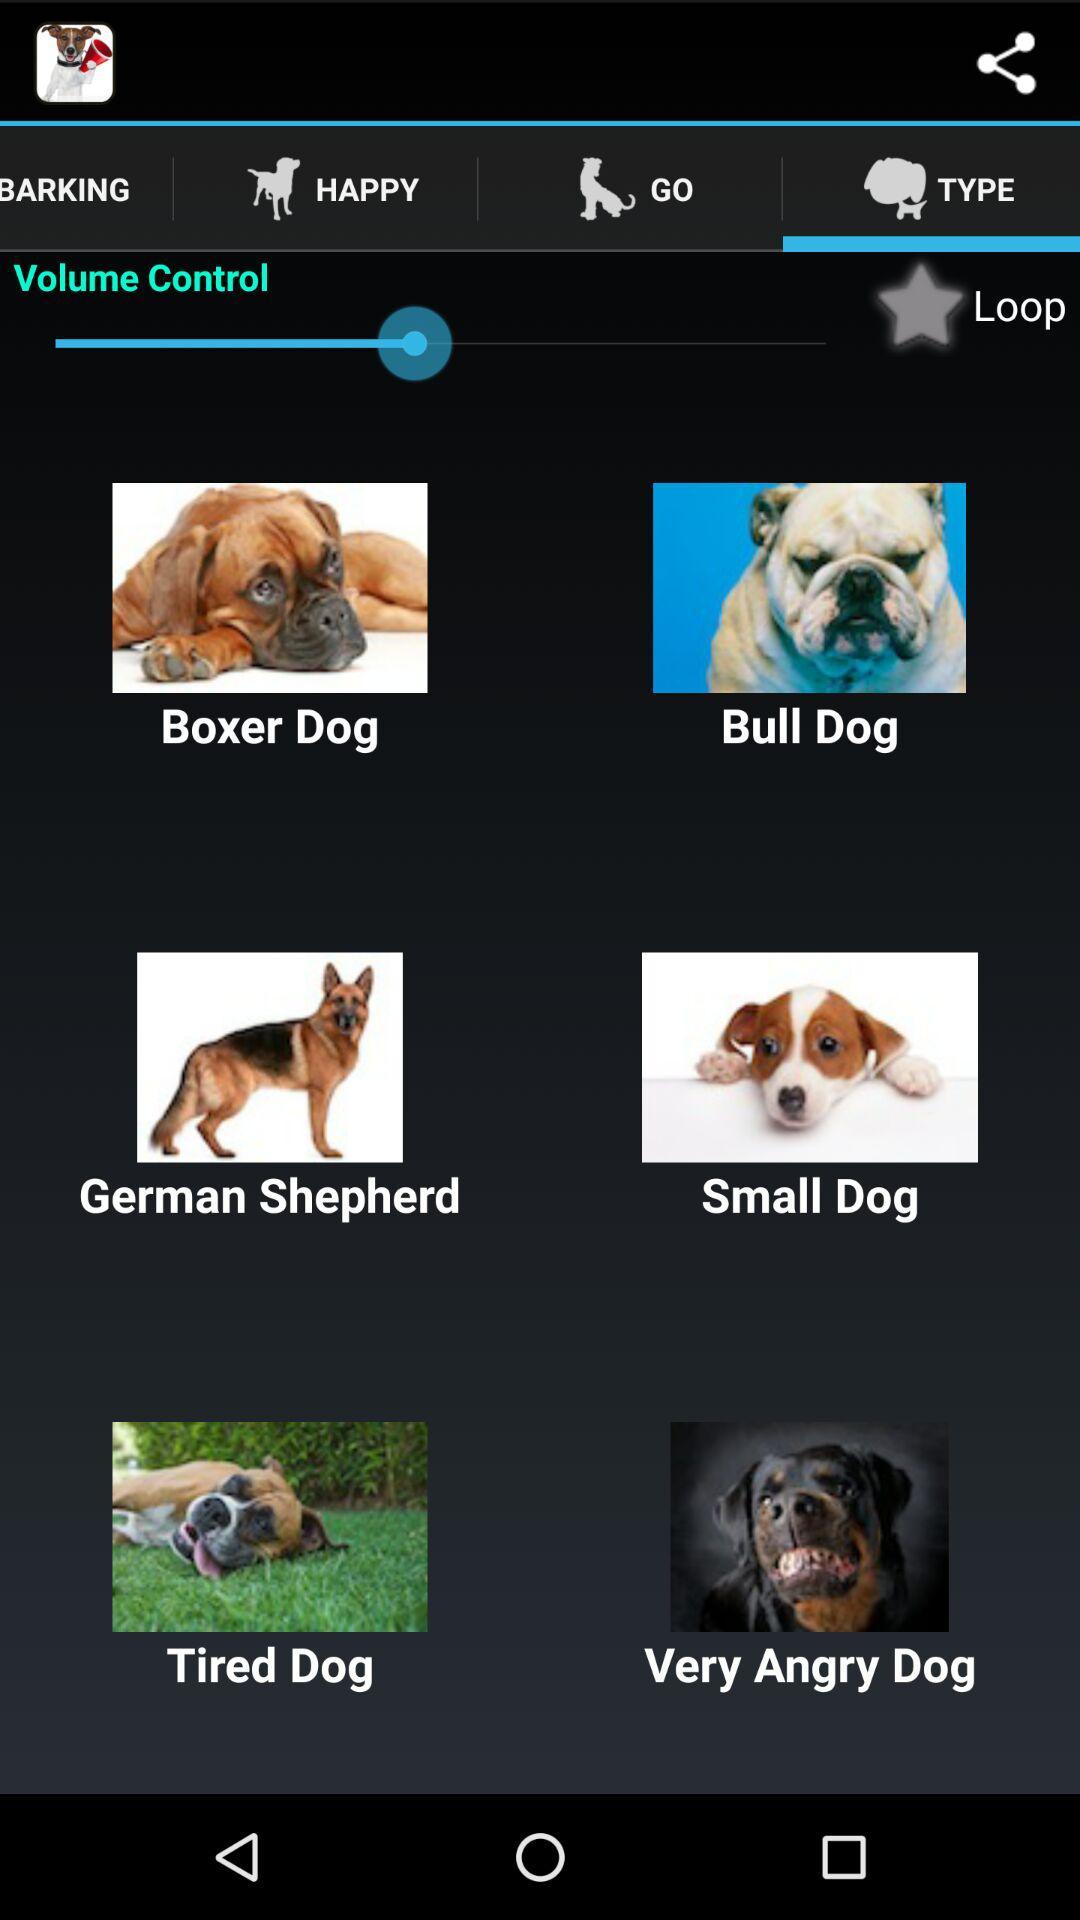 This screenshot has width=1080, height=1920. I want to click on move to go tab which beside the happy tab, so click(630, 188).